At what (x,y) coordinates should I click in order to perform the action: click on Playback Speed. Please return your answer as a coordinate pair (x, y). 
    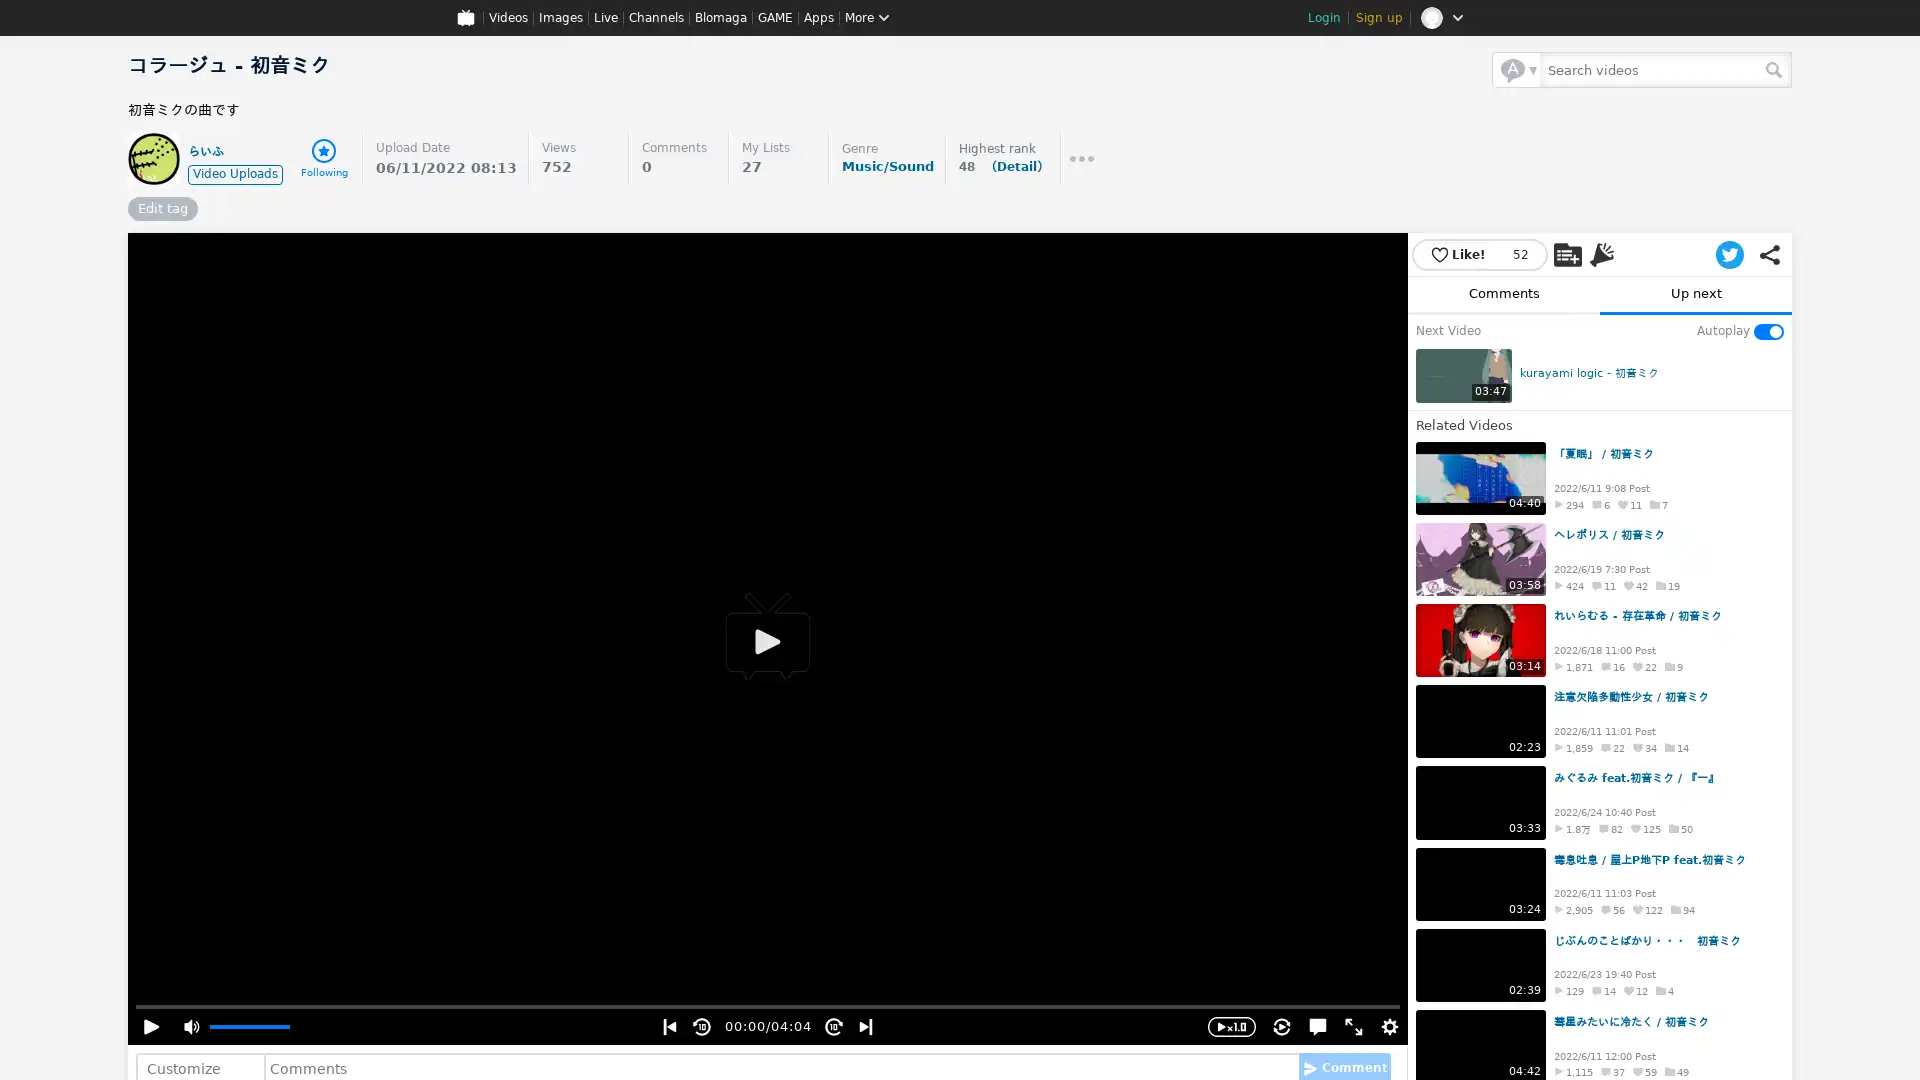
    Looking at the image, I should click on (1231, 1026).